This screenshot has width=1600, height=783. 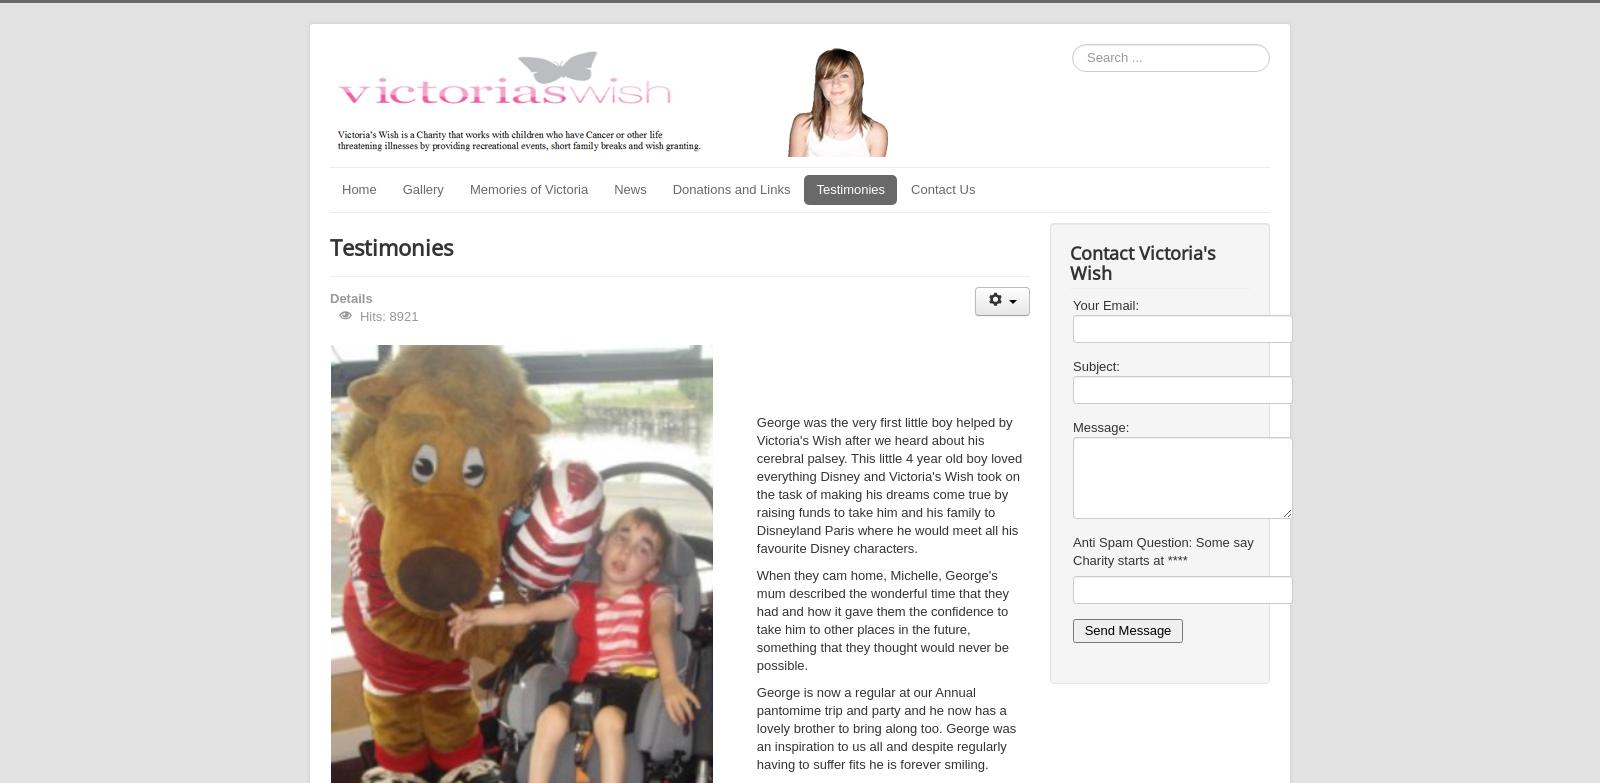 I want to click on 'Your Email:', so click(x=1106, y=305).